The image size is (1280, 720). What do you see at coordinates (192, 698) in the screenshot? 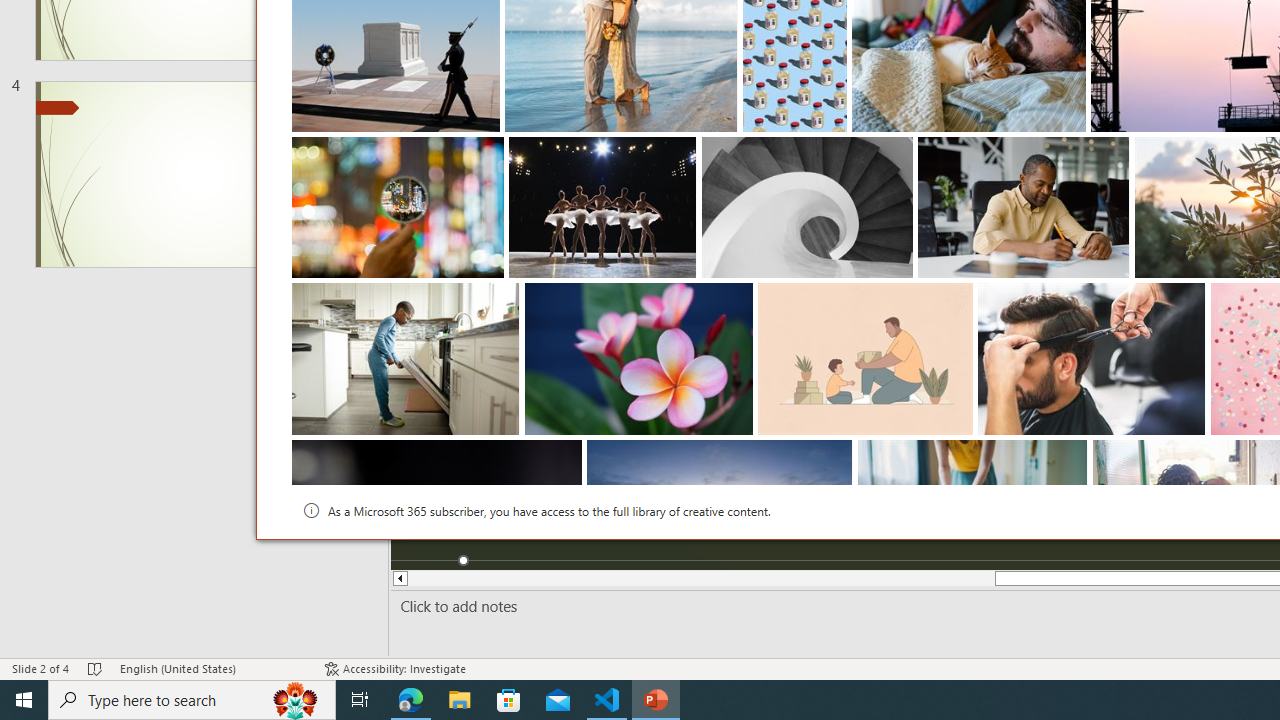
I see `'Type here to search'` at bounding box center [192, 698].